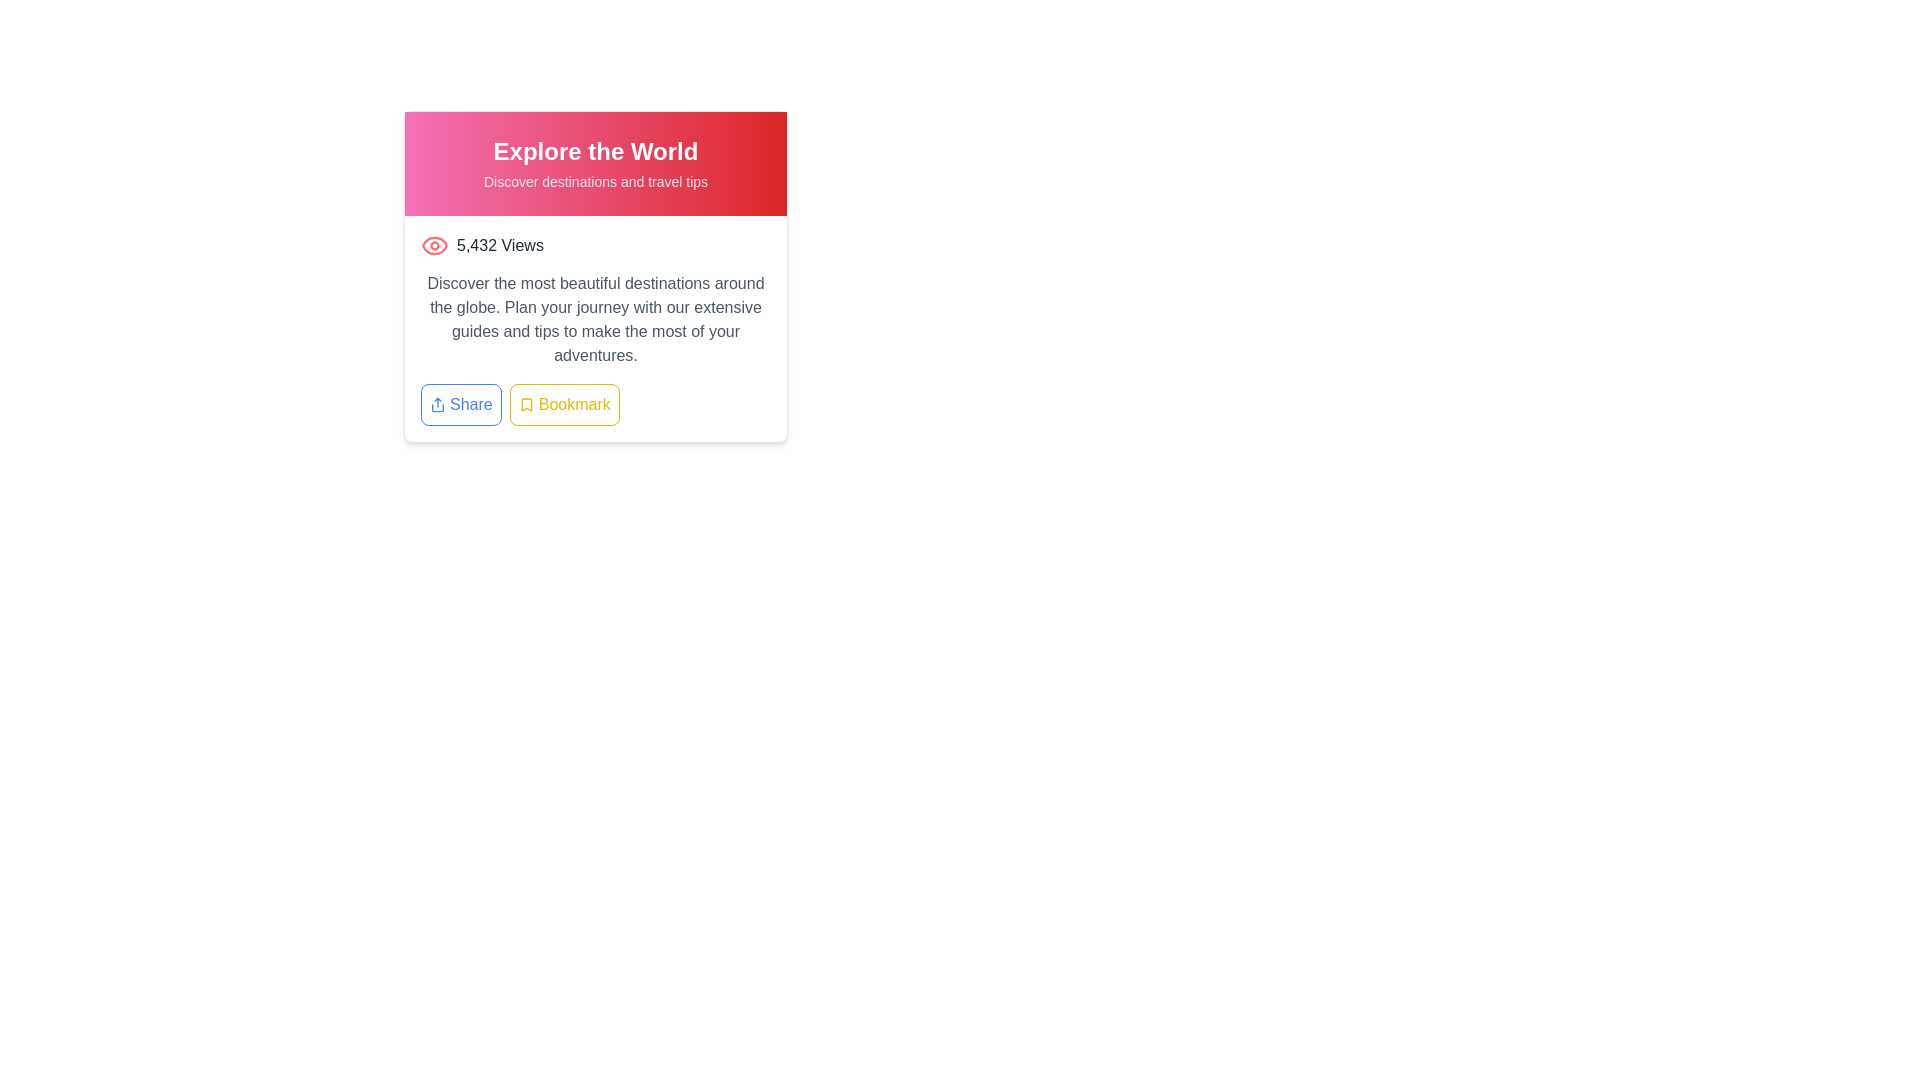  Describe the element at coordinates (594, 150) in the screenshot. I see `the Text Header that serves as a title for exploration and travel-related content, positioned at the top inside a gradient background and above the subtitle 'Discover destinations and travel tips'` at that location.